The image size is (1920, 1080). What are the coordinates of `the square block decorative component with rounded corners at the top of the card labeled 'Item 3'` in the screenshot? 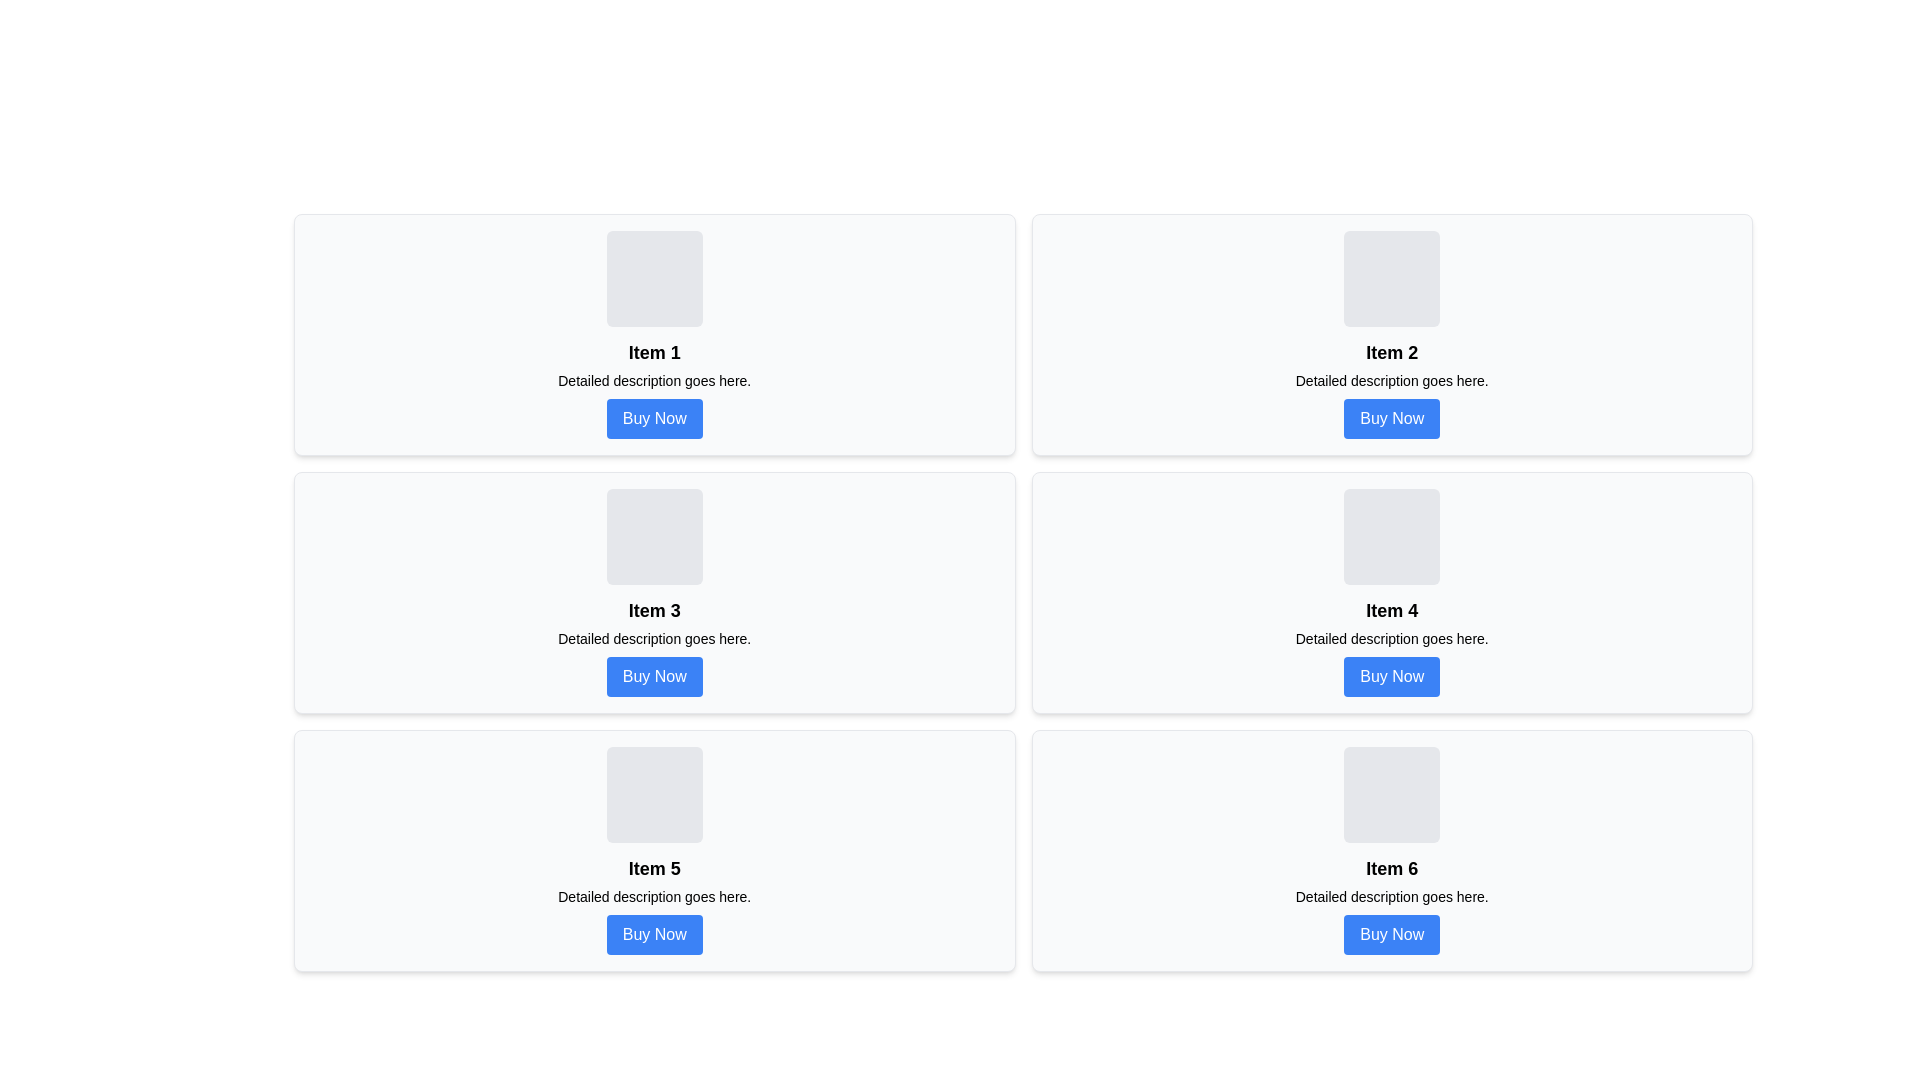 It's located at (654, 535).